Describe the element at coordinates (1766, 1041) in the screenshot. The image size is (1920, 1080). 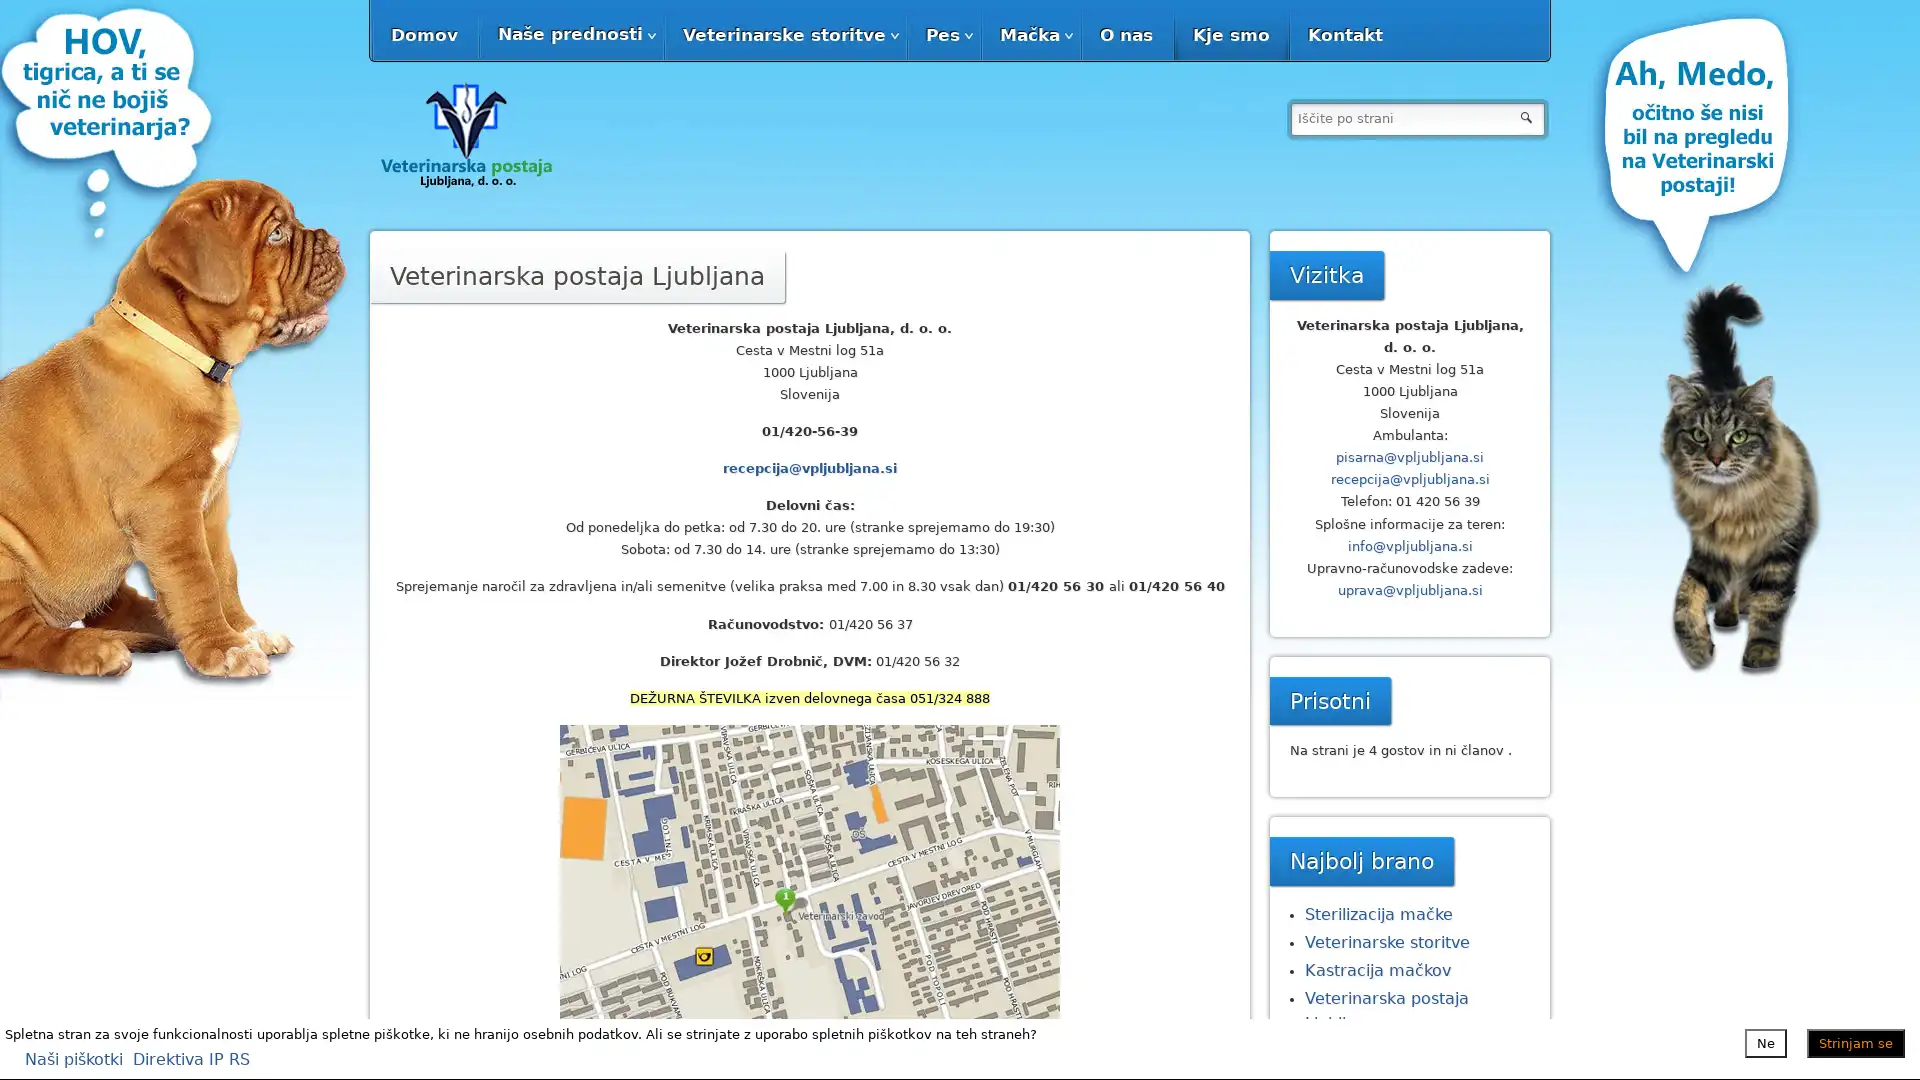
I see `Ne` at that location.